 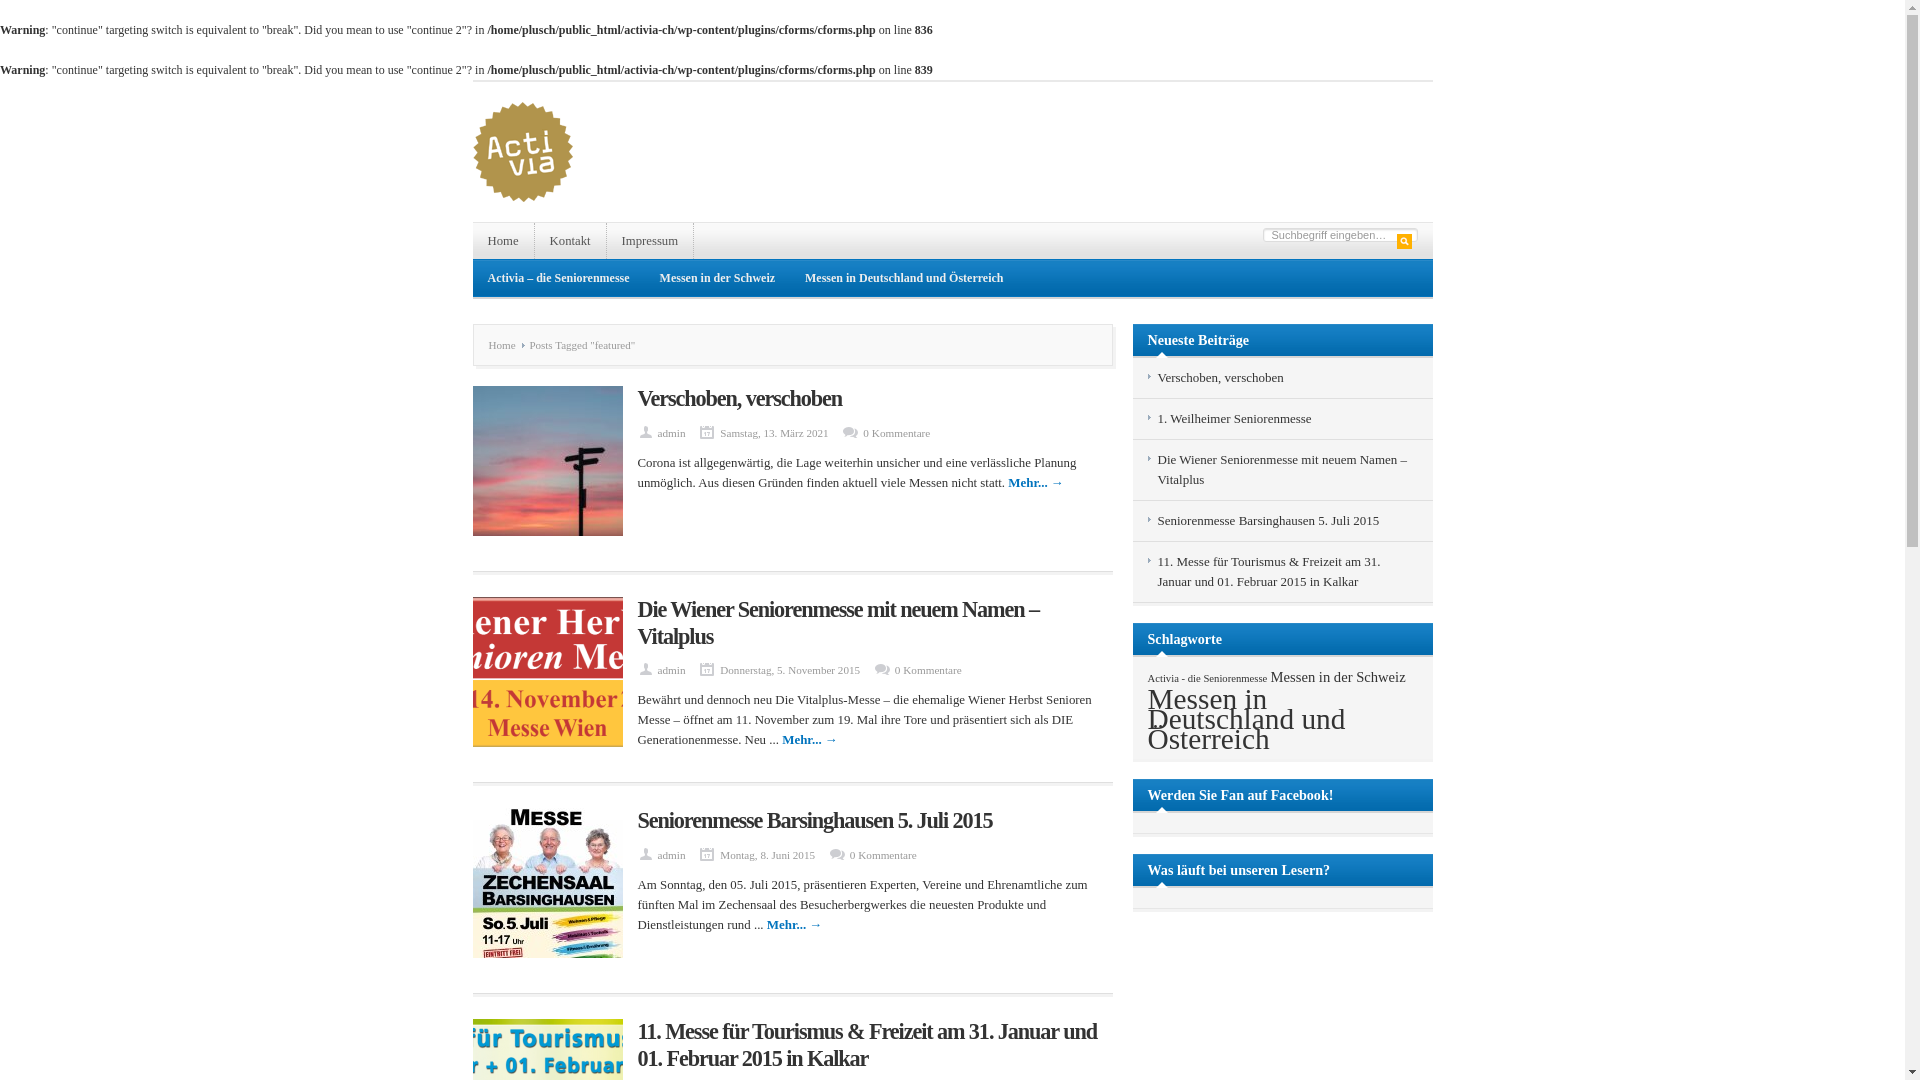 What do you see at coordinates (717, 277) in the screenshot?
I see `'Messen in der Schweiz'` at bounding box center [717, 277].